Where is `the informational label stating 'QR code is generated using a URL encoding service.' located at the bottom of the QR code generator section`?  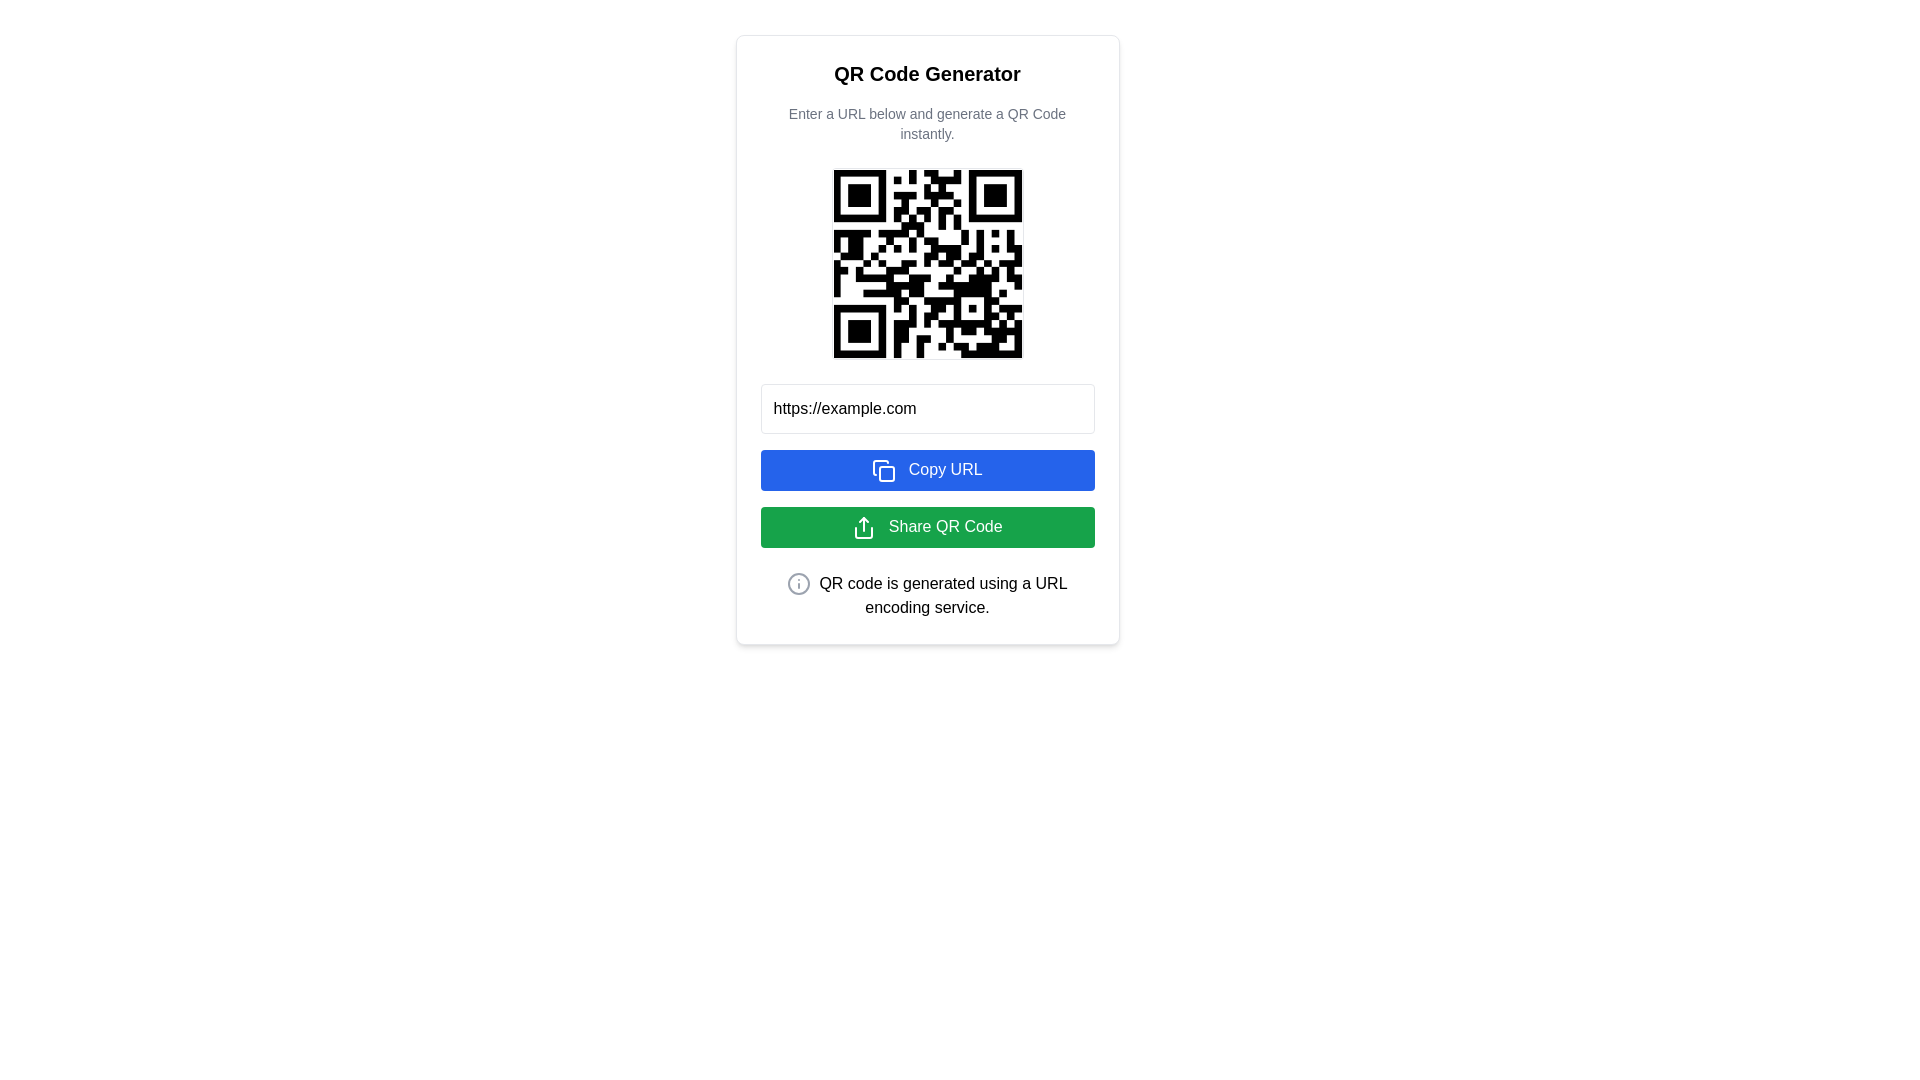
the informational label stating 'QR code is generated using a URL encoding service.' located at the bottom of the QR code generator section is located at coordinates (926, 594).